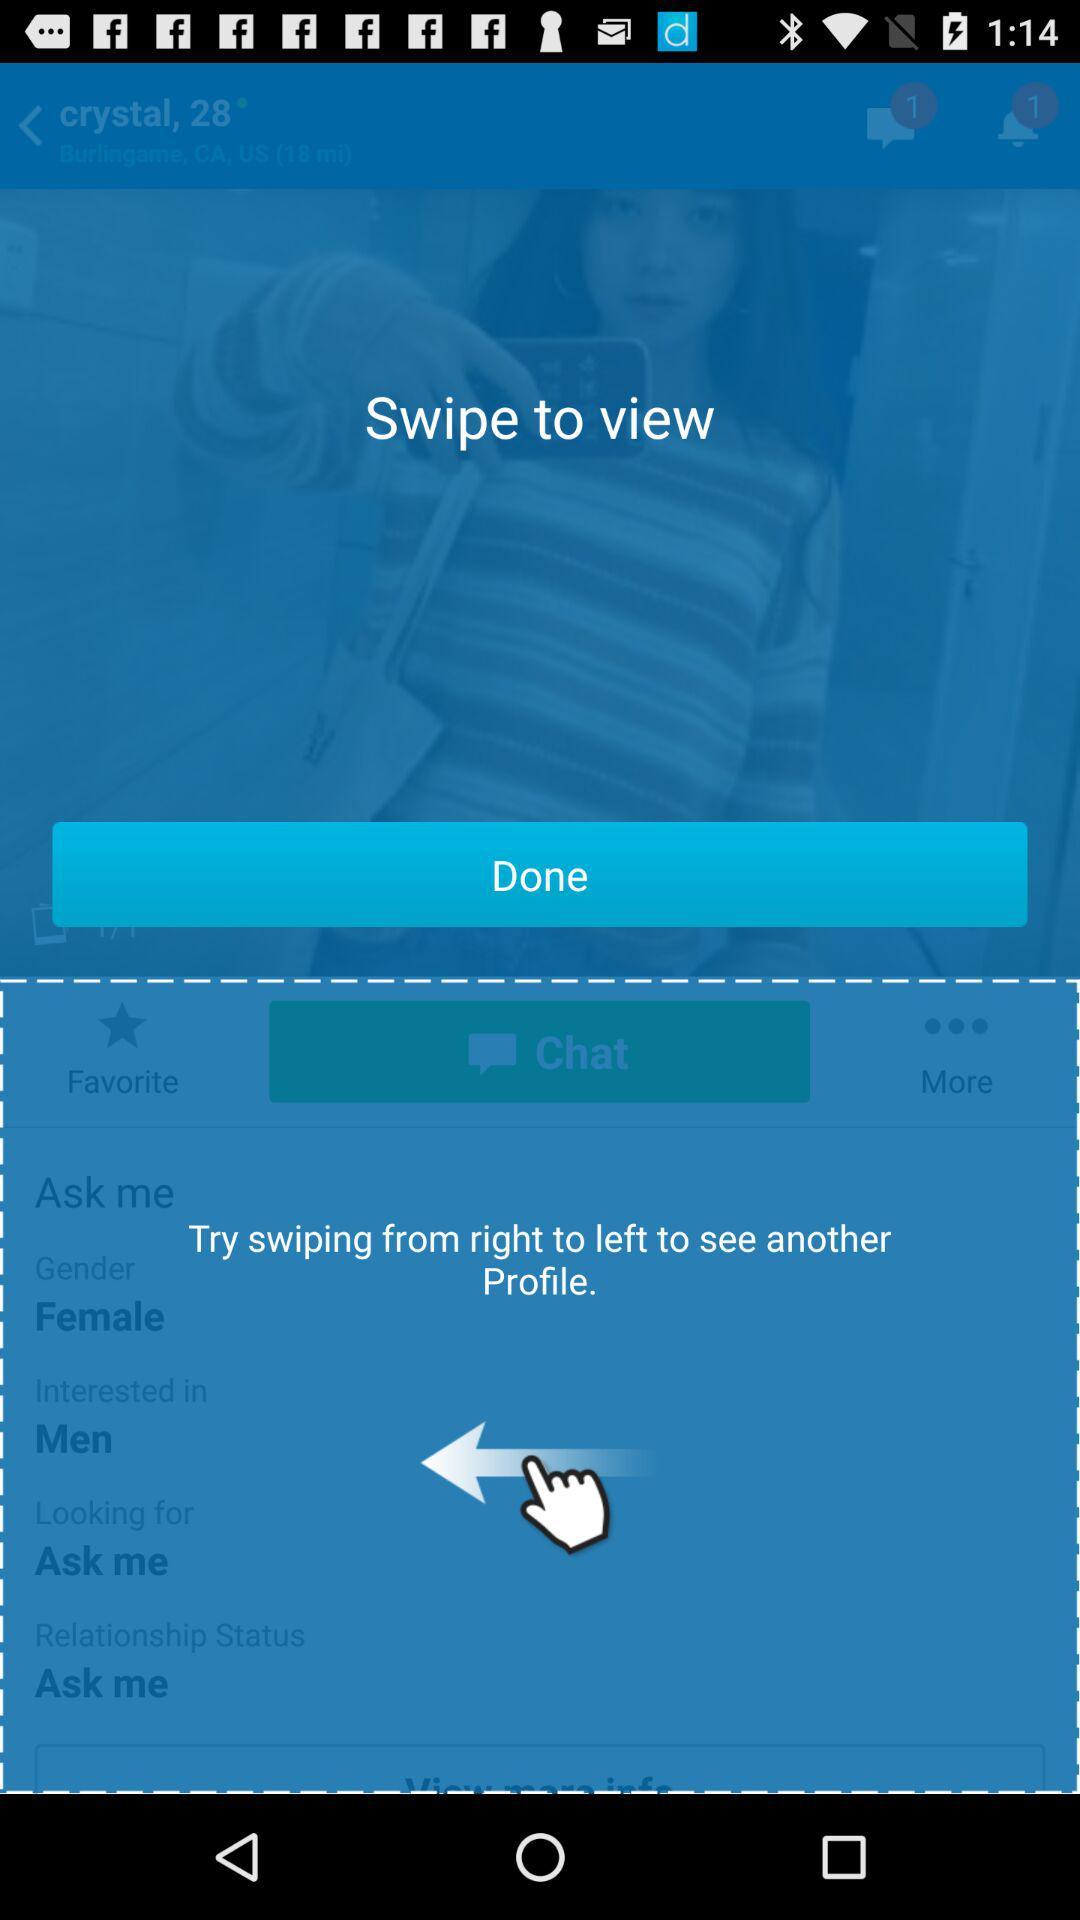 This screenshot has width=1080, height=1920. I want to click on the item above try swiping from item, so click(540, 874).